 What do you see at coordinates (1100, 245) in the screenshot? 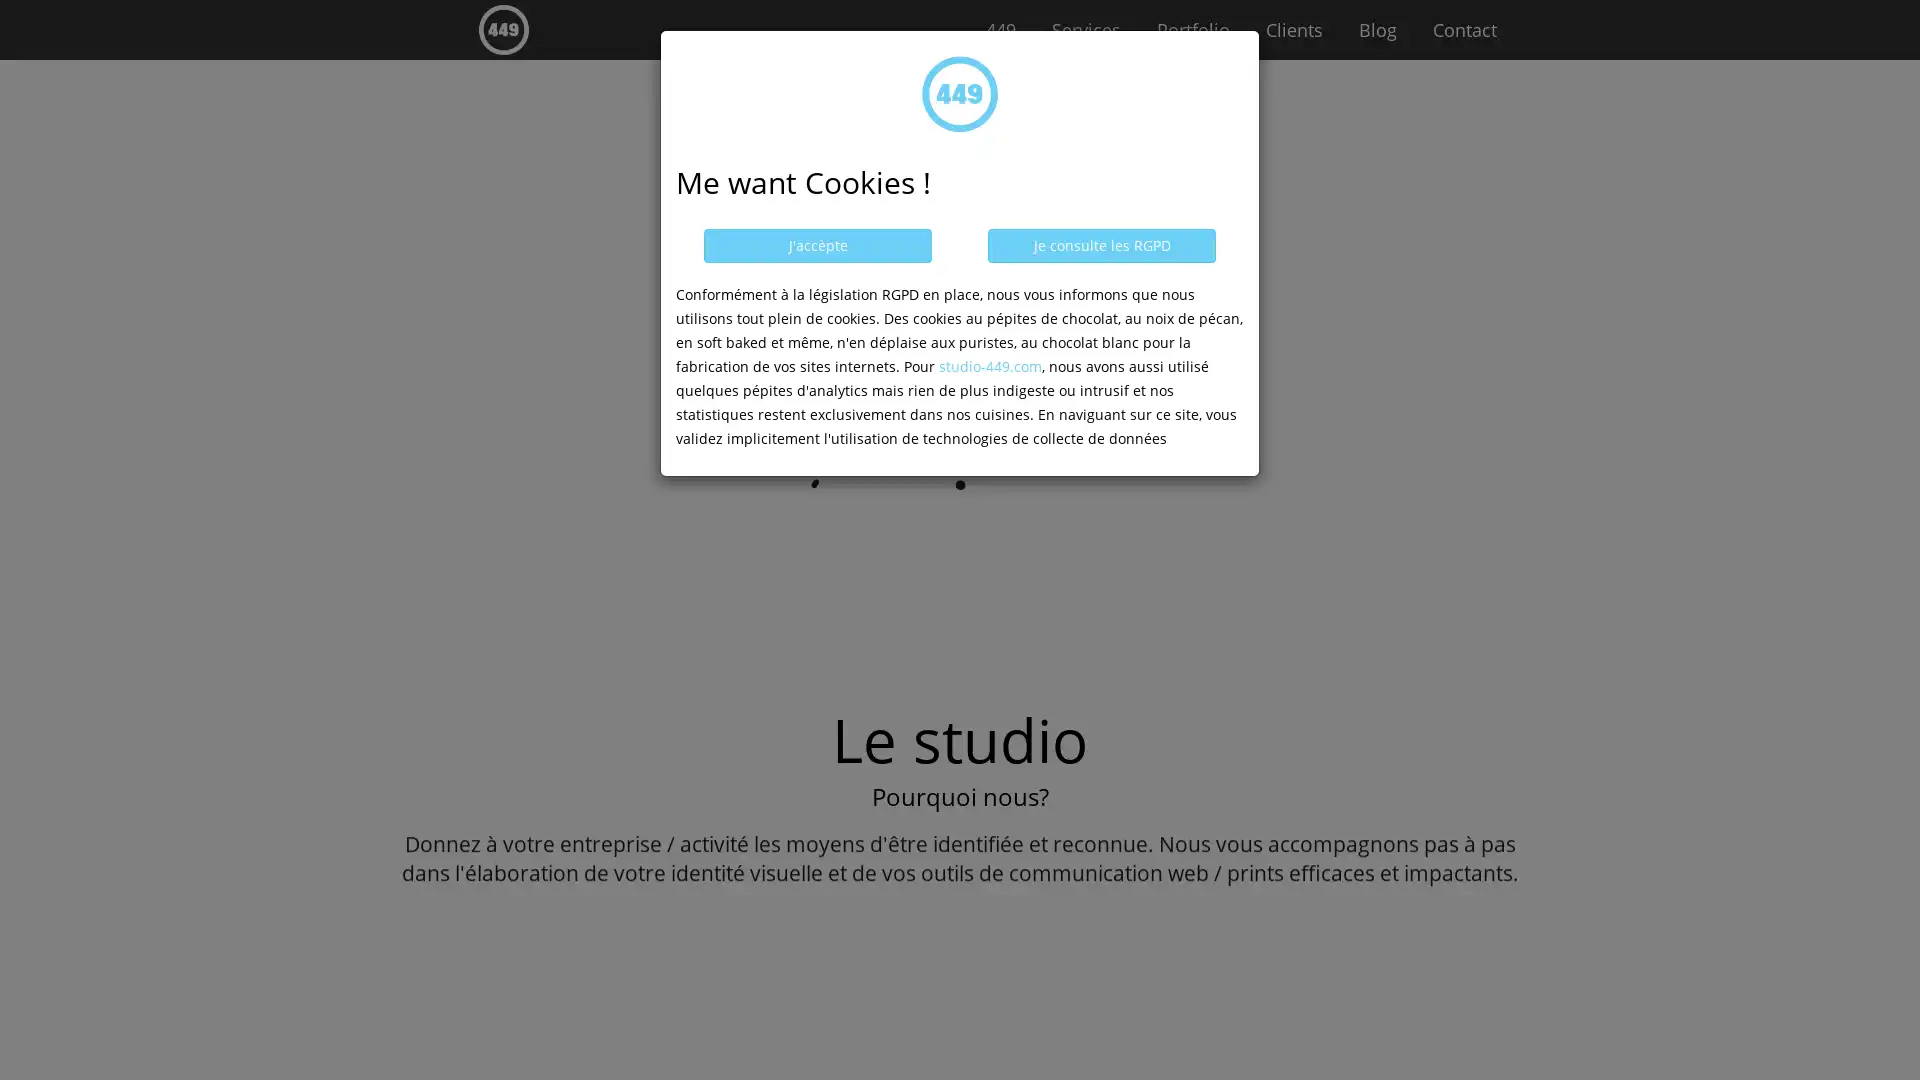
I see `Je consulte les RGPD` at bounding box center [1100, 245].